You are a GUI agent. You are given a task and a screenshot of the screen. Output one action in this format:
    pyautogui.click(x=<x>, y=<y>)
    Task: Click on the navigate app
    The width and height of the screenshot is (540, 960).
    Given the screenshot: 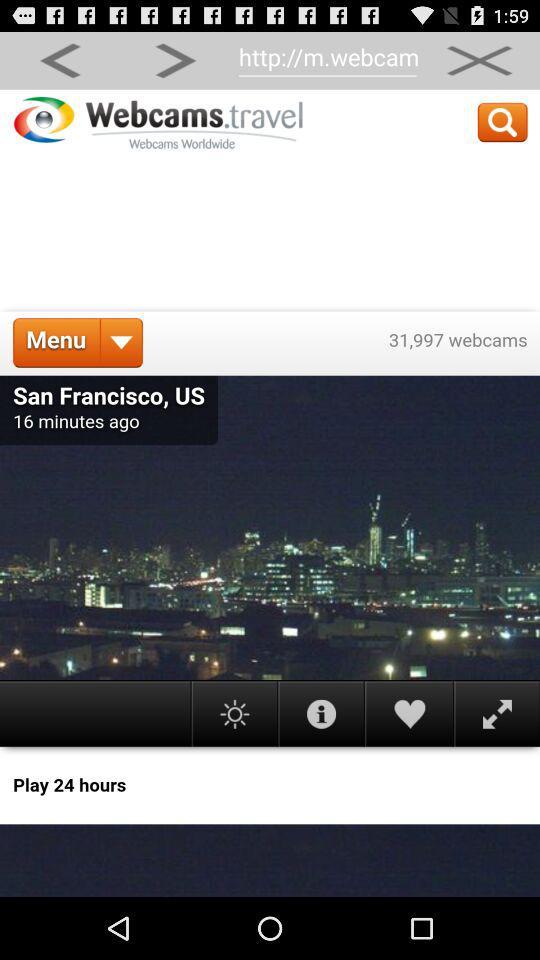 What is the action you would take?
    pyautogui.click(x=270, y=492)
    